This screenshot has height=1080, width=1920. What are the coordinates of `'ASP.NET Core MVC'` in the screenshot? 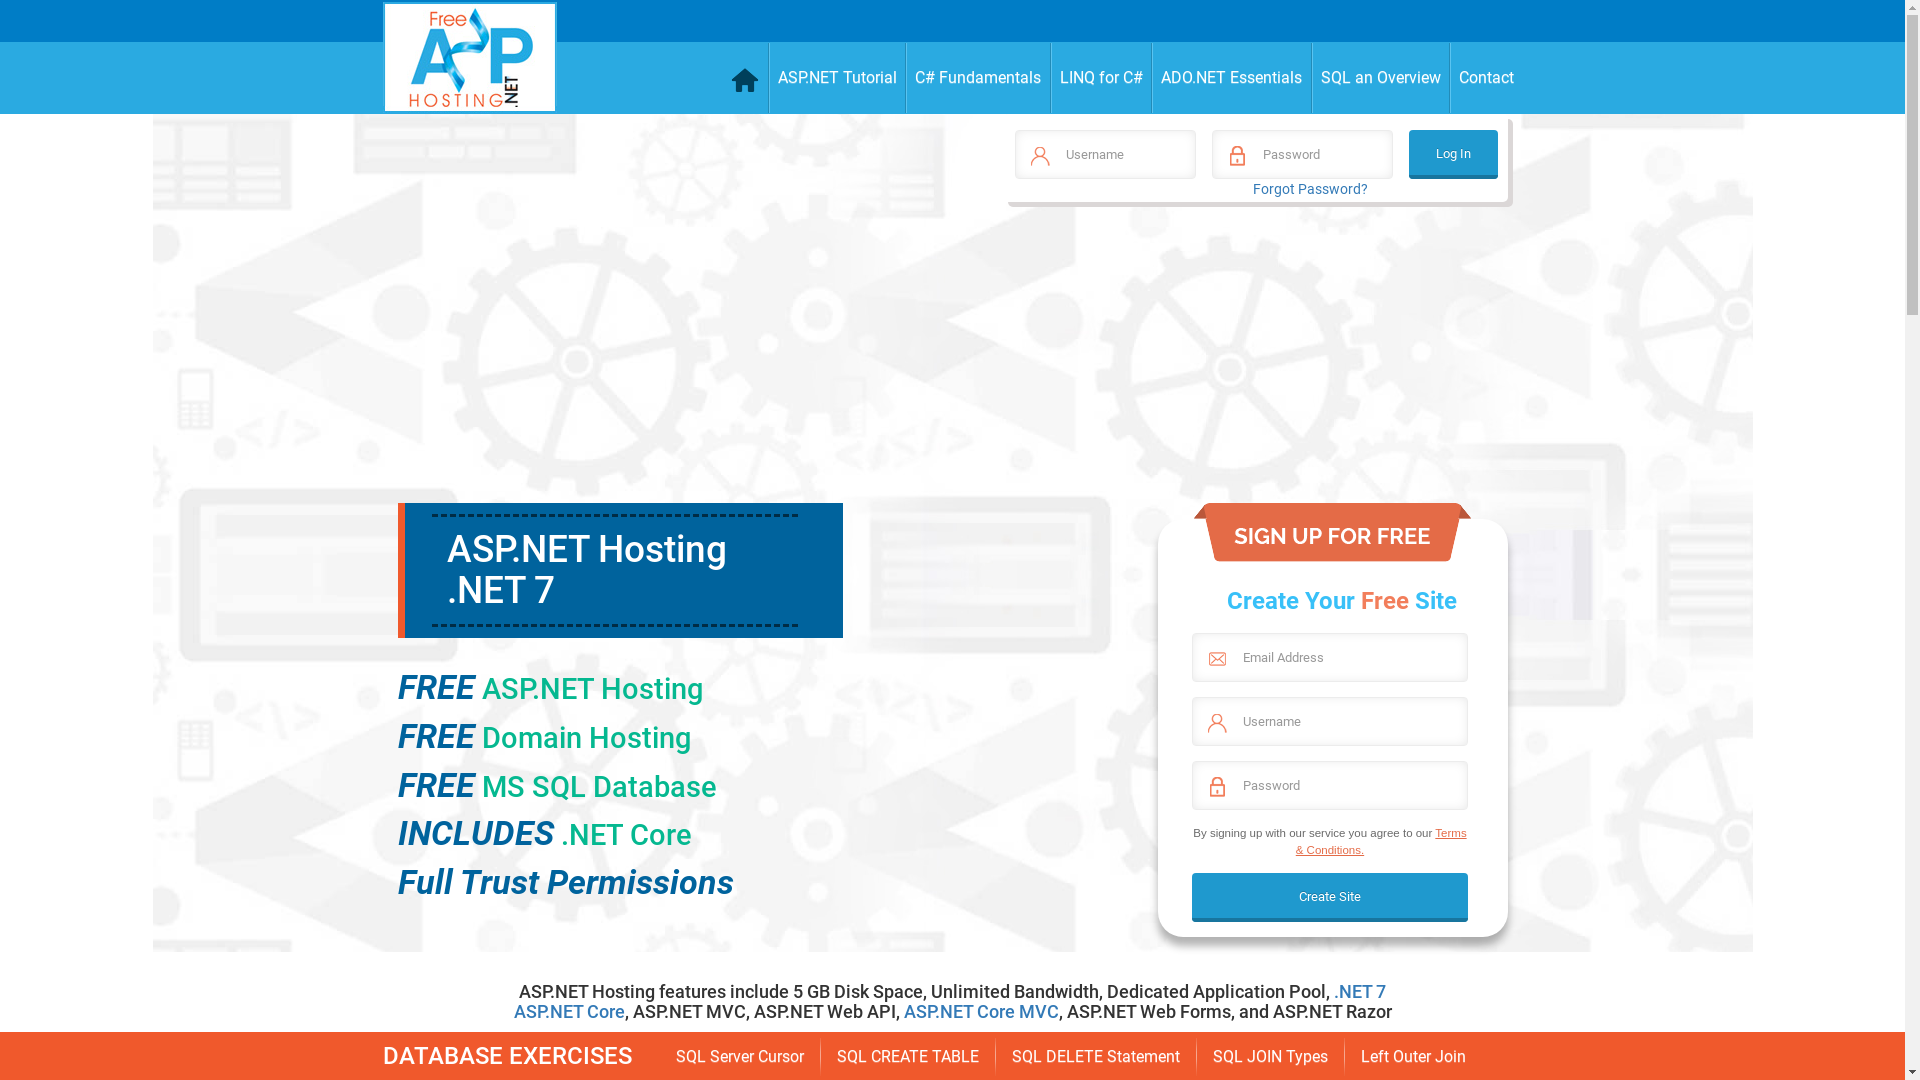 It's located at (902, 1011).